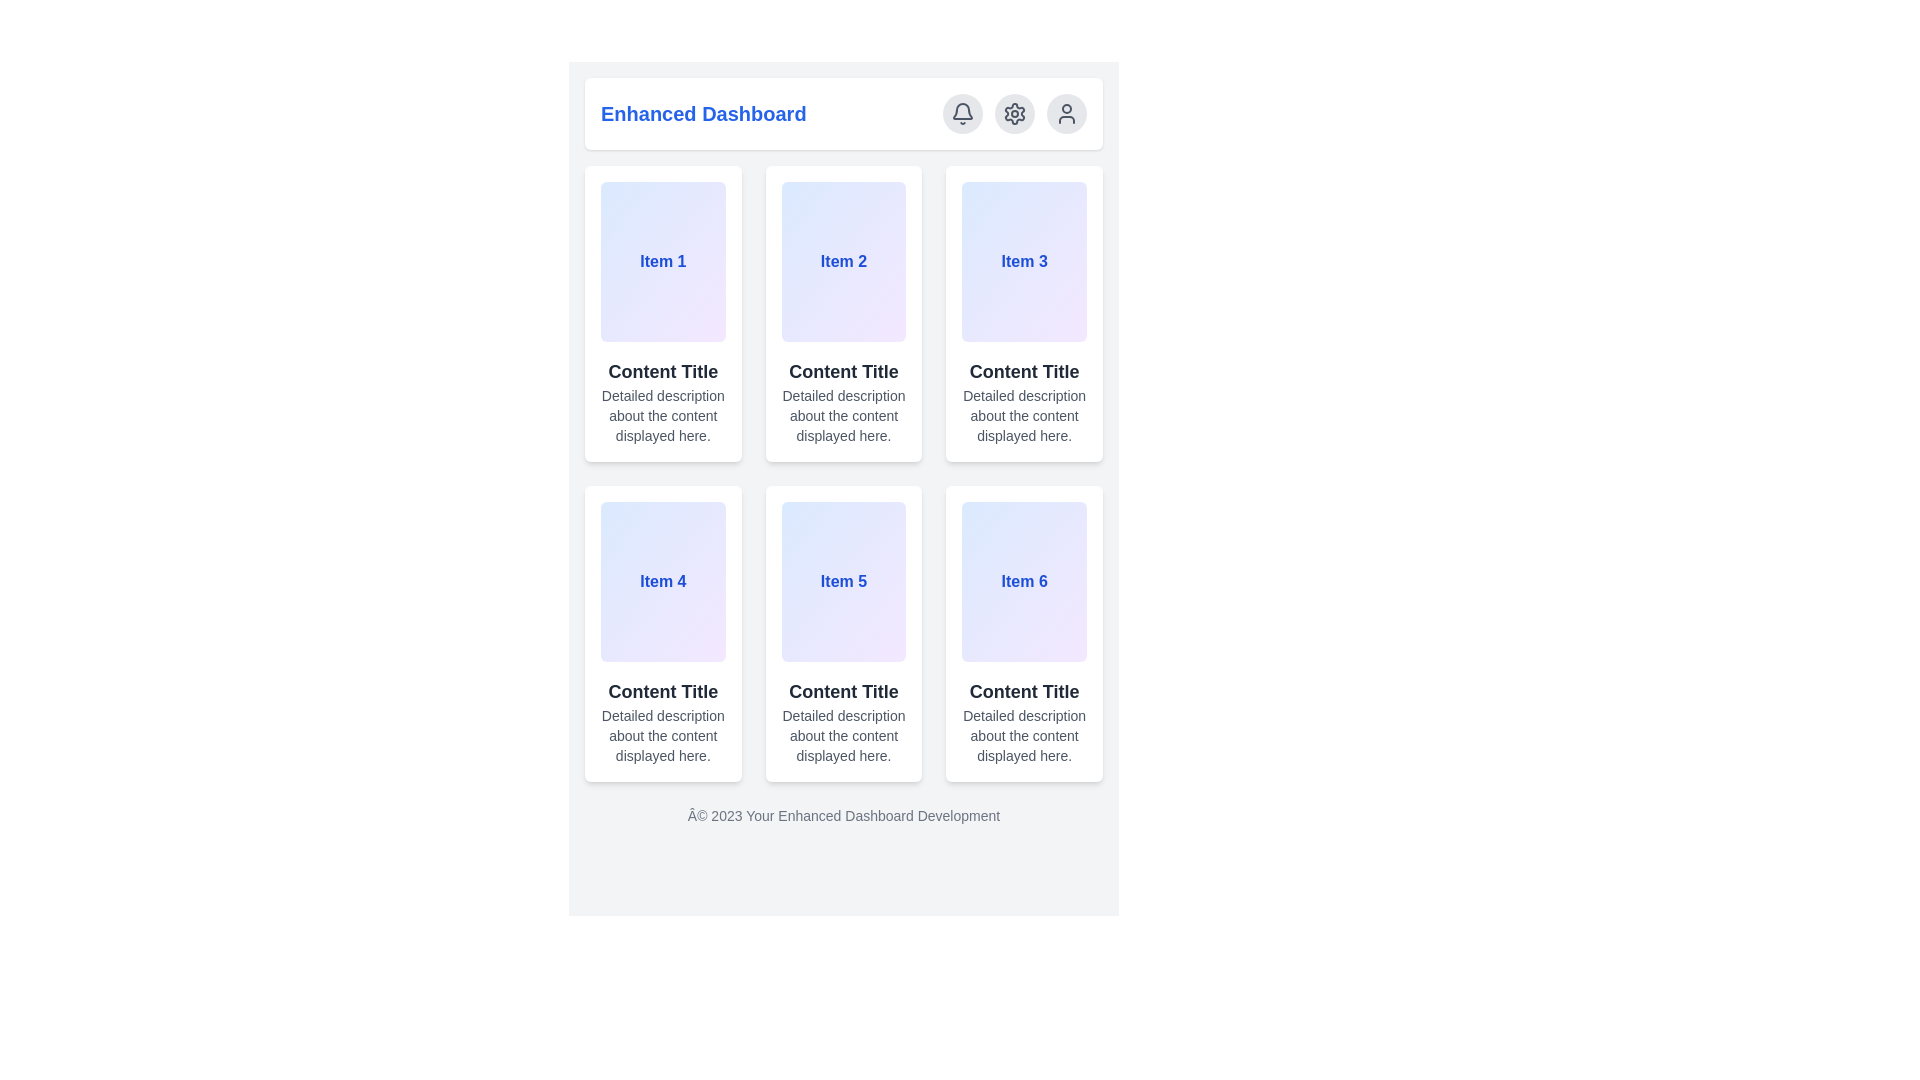  What do you see at coordinates (844, 415) in the screenshot?
I see `the static text providing additional details related to the 'Content Title' card, which is located in the second card of the first row in a three-column grid layout` at bounding box center [844, 415].